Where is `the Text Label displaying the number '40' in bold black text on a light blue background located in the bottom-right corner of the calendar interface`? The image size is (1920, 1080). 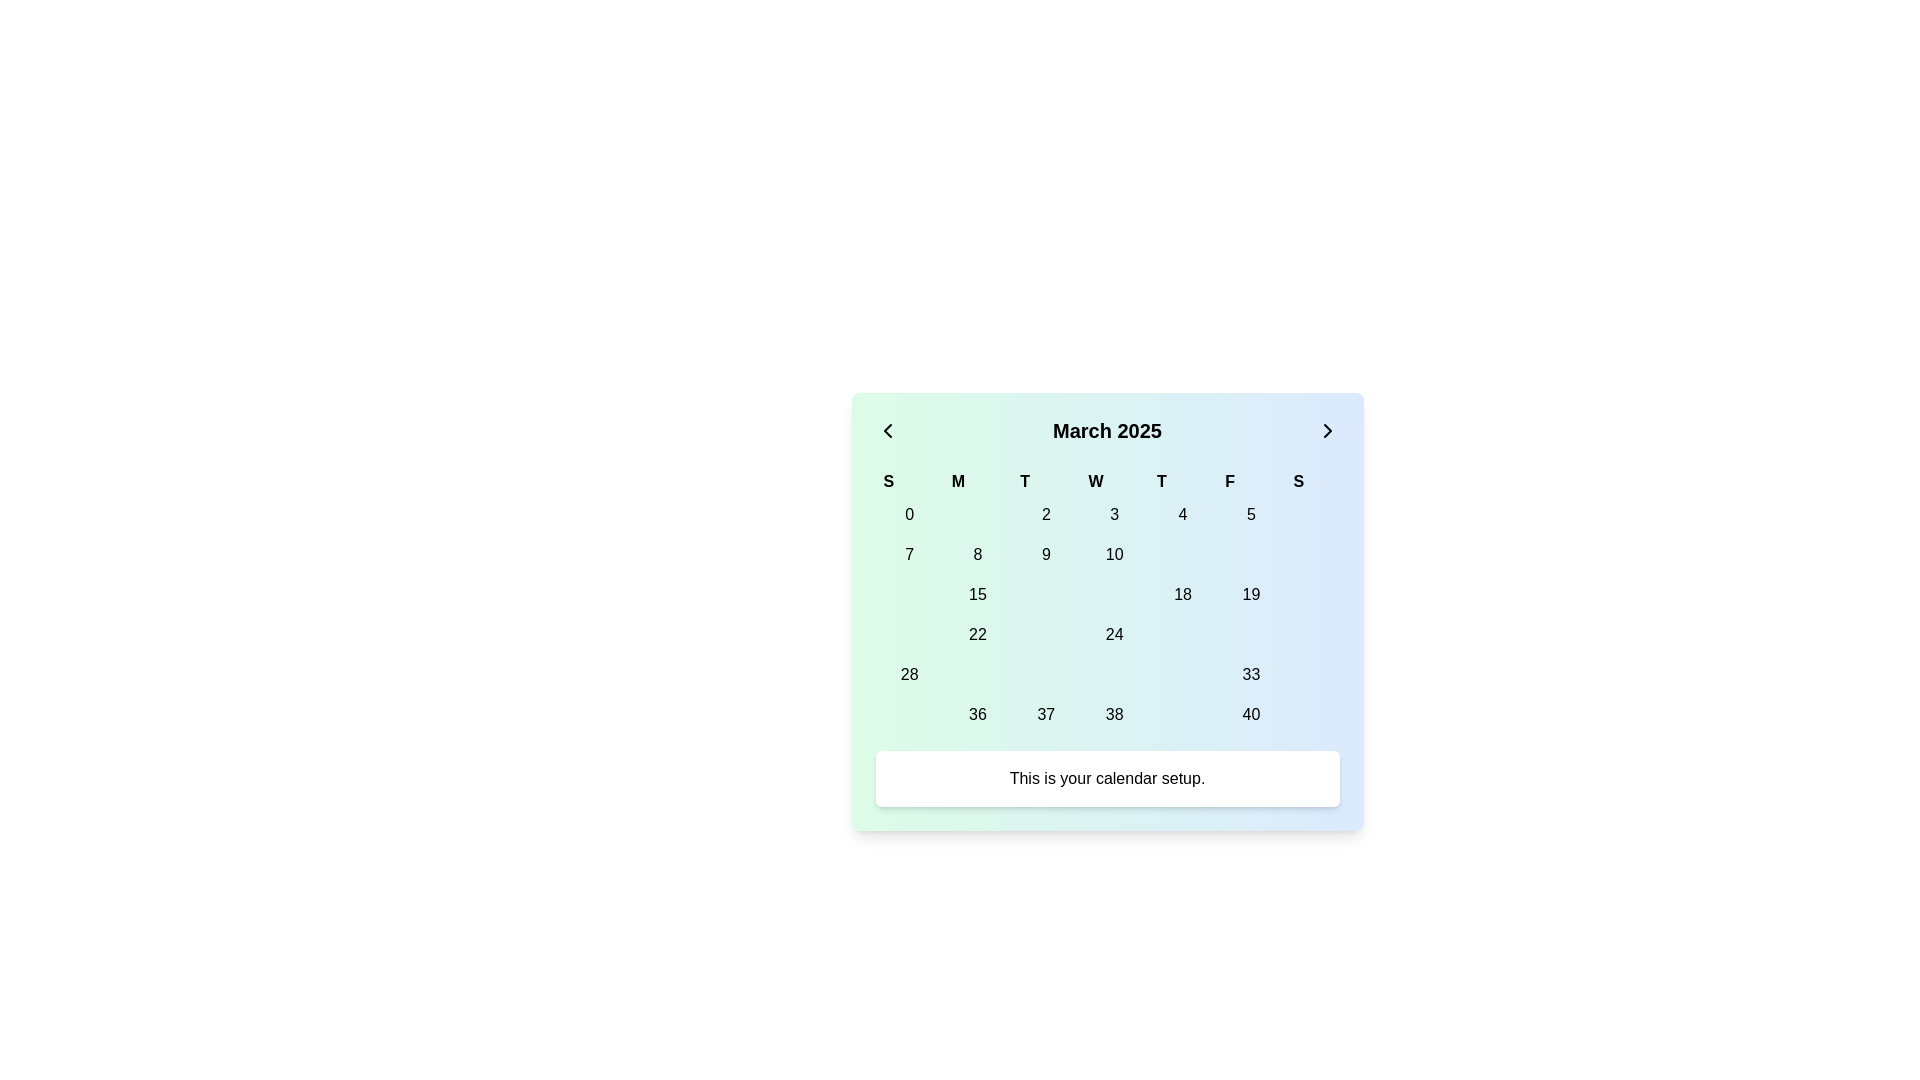 the Text Label displaying the number '40' in bold black text on a light blue background located in the bottom-right corner of the calendar interface is located at coordinates (1250, 713).